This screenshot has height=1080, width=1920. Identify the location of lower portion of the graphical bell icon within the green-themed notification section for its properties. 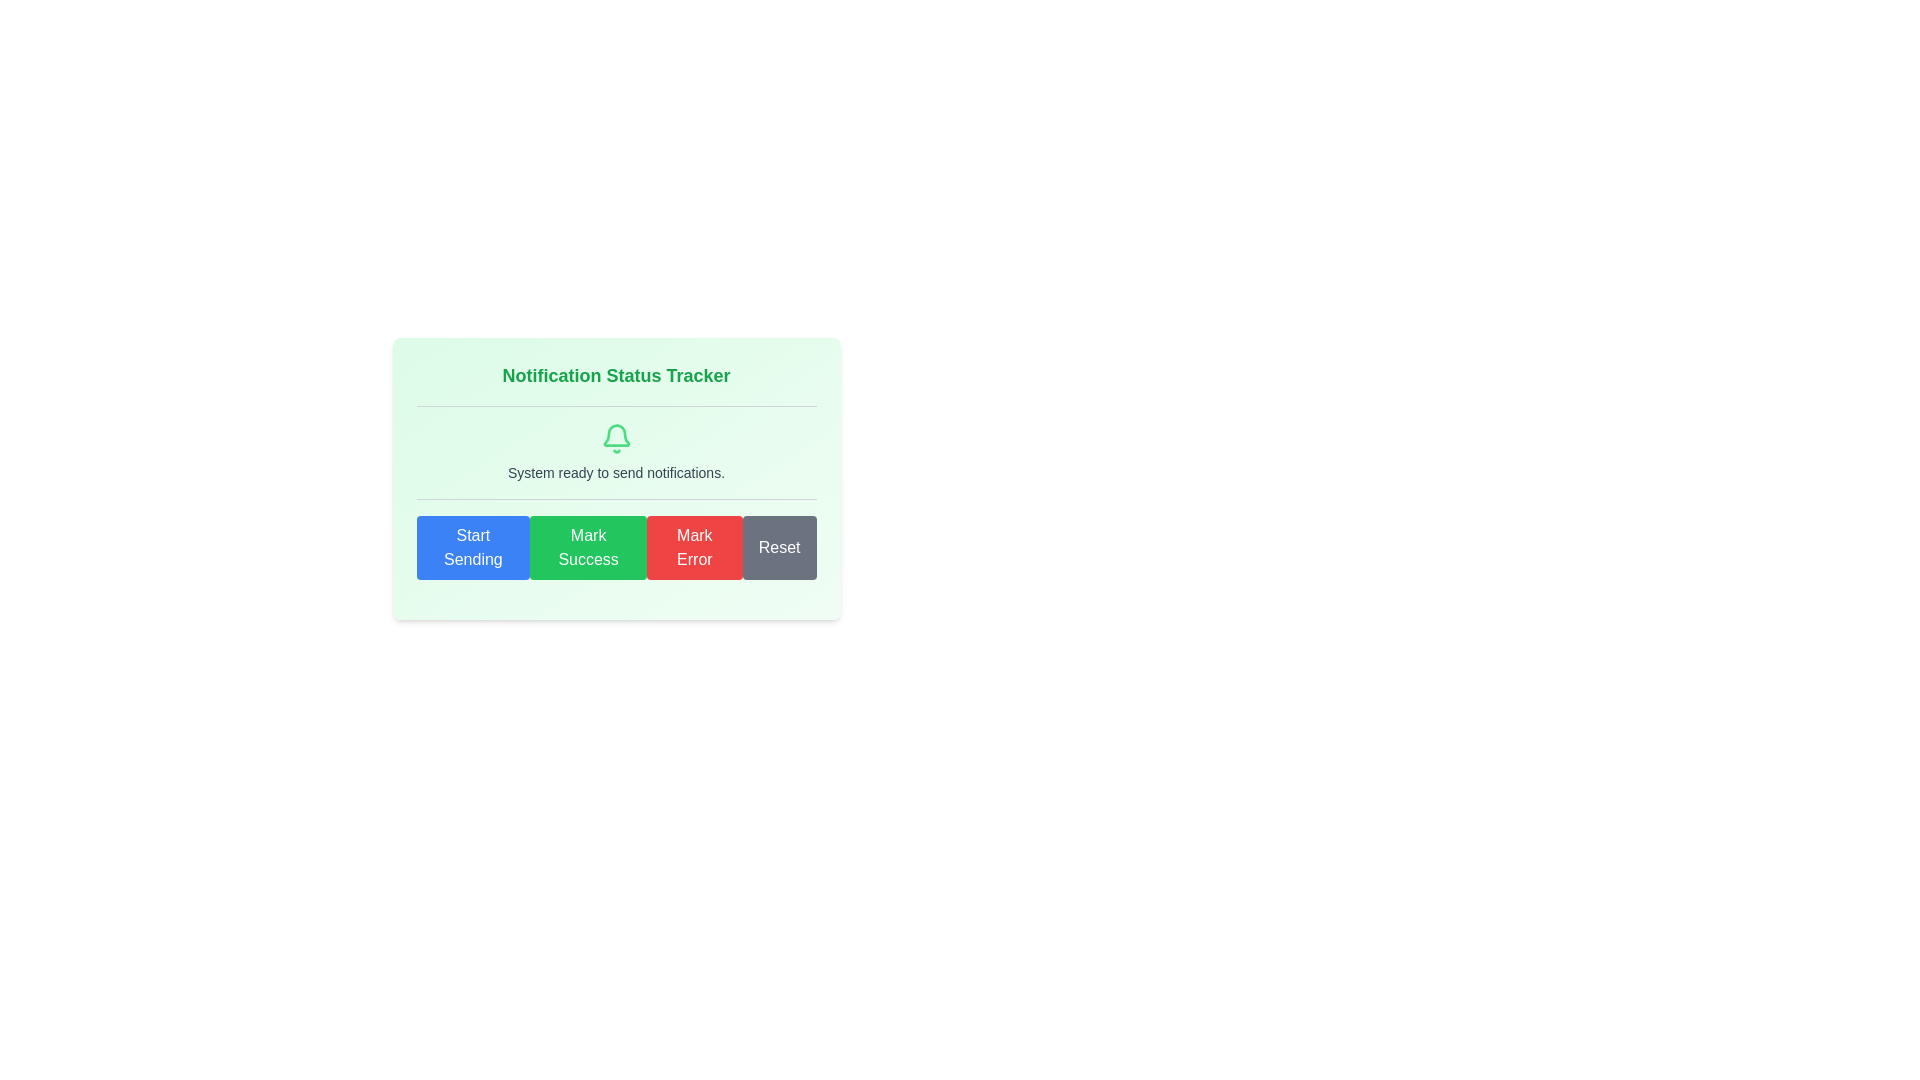
(615, 434).